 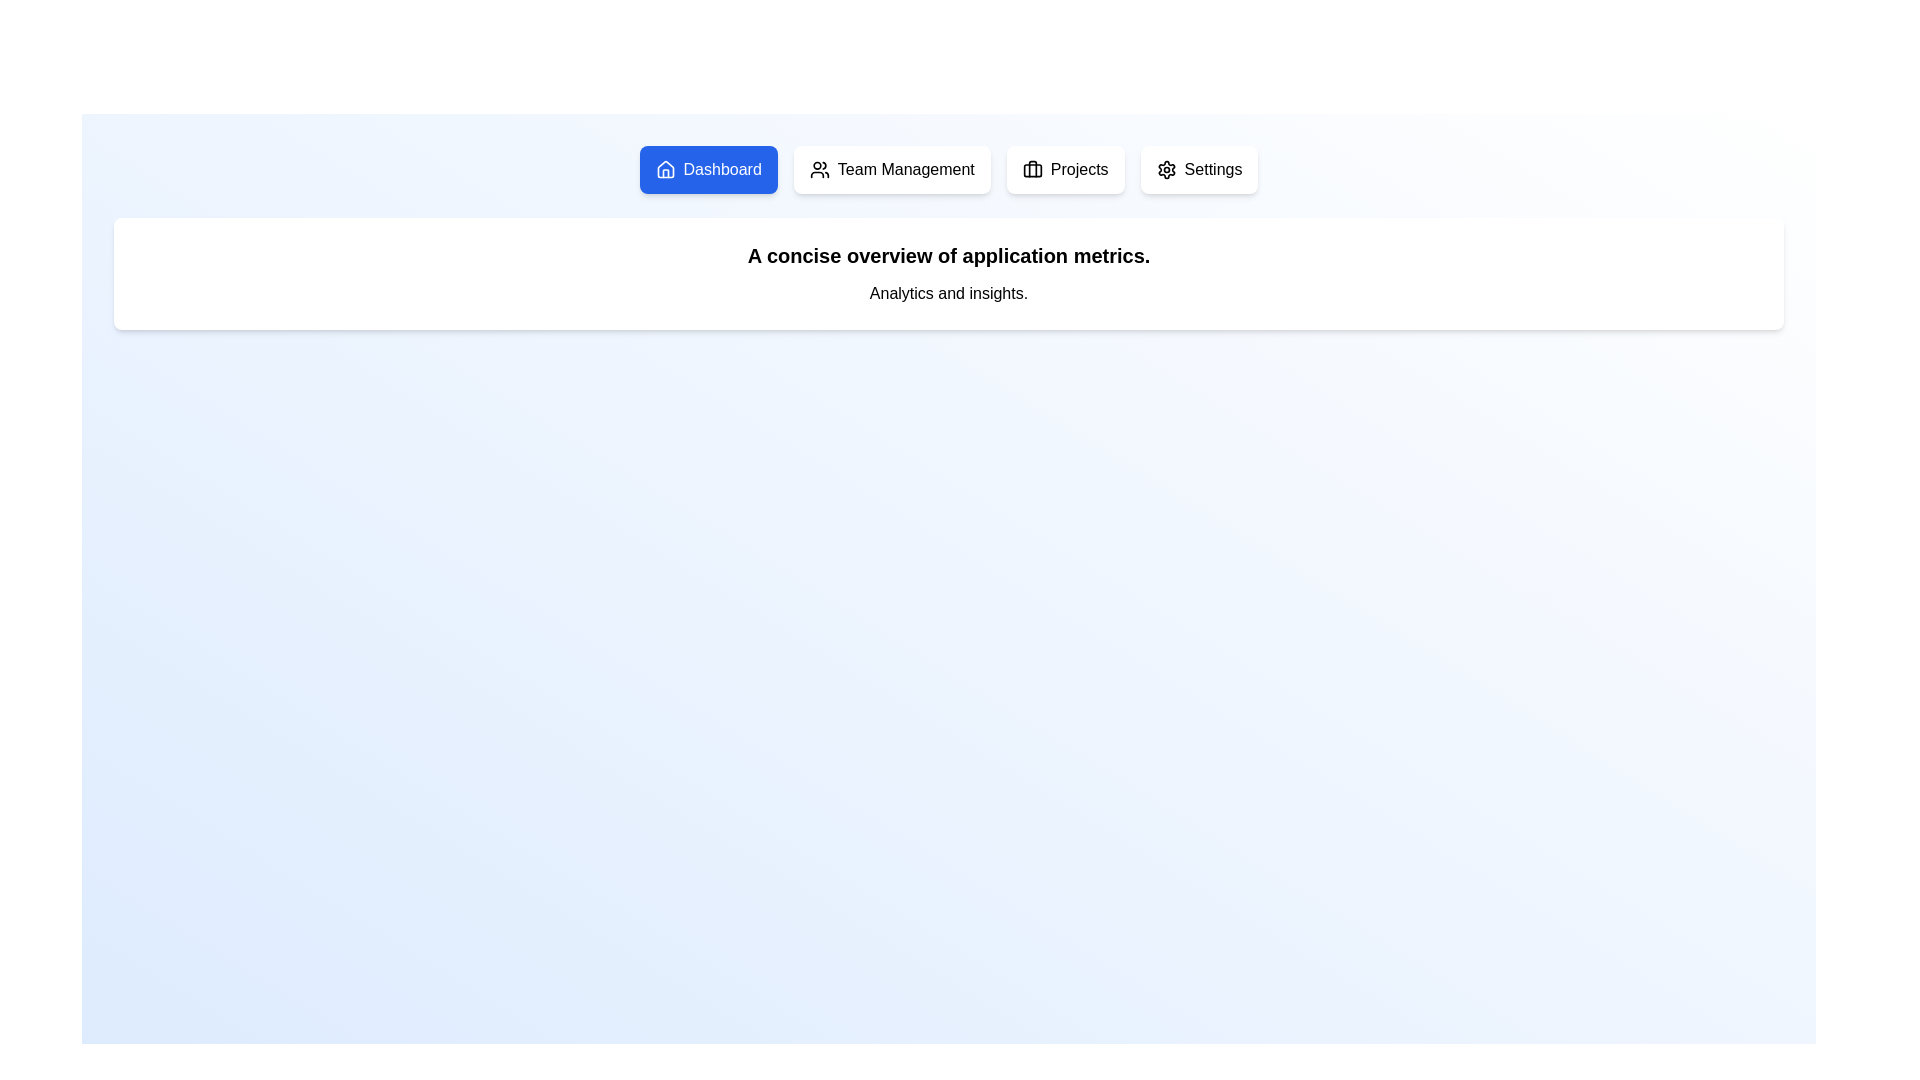 What do you see at coordinates (1064, 168) in the screenshot?
I see `the 'Projects' button, which is a rounded rectangle with a white background and a briefcase icon` at bounding box center [1064, 168].